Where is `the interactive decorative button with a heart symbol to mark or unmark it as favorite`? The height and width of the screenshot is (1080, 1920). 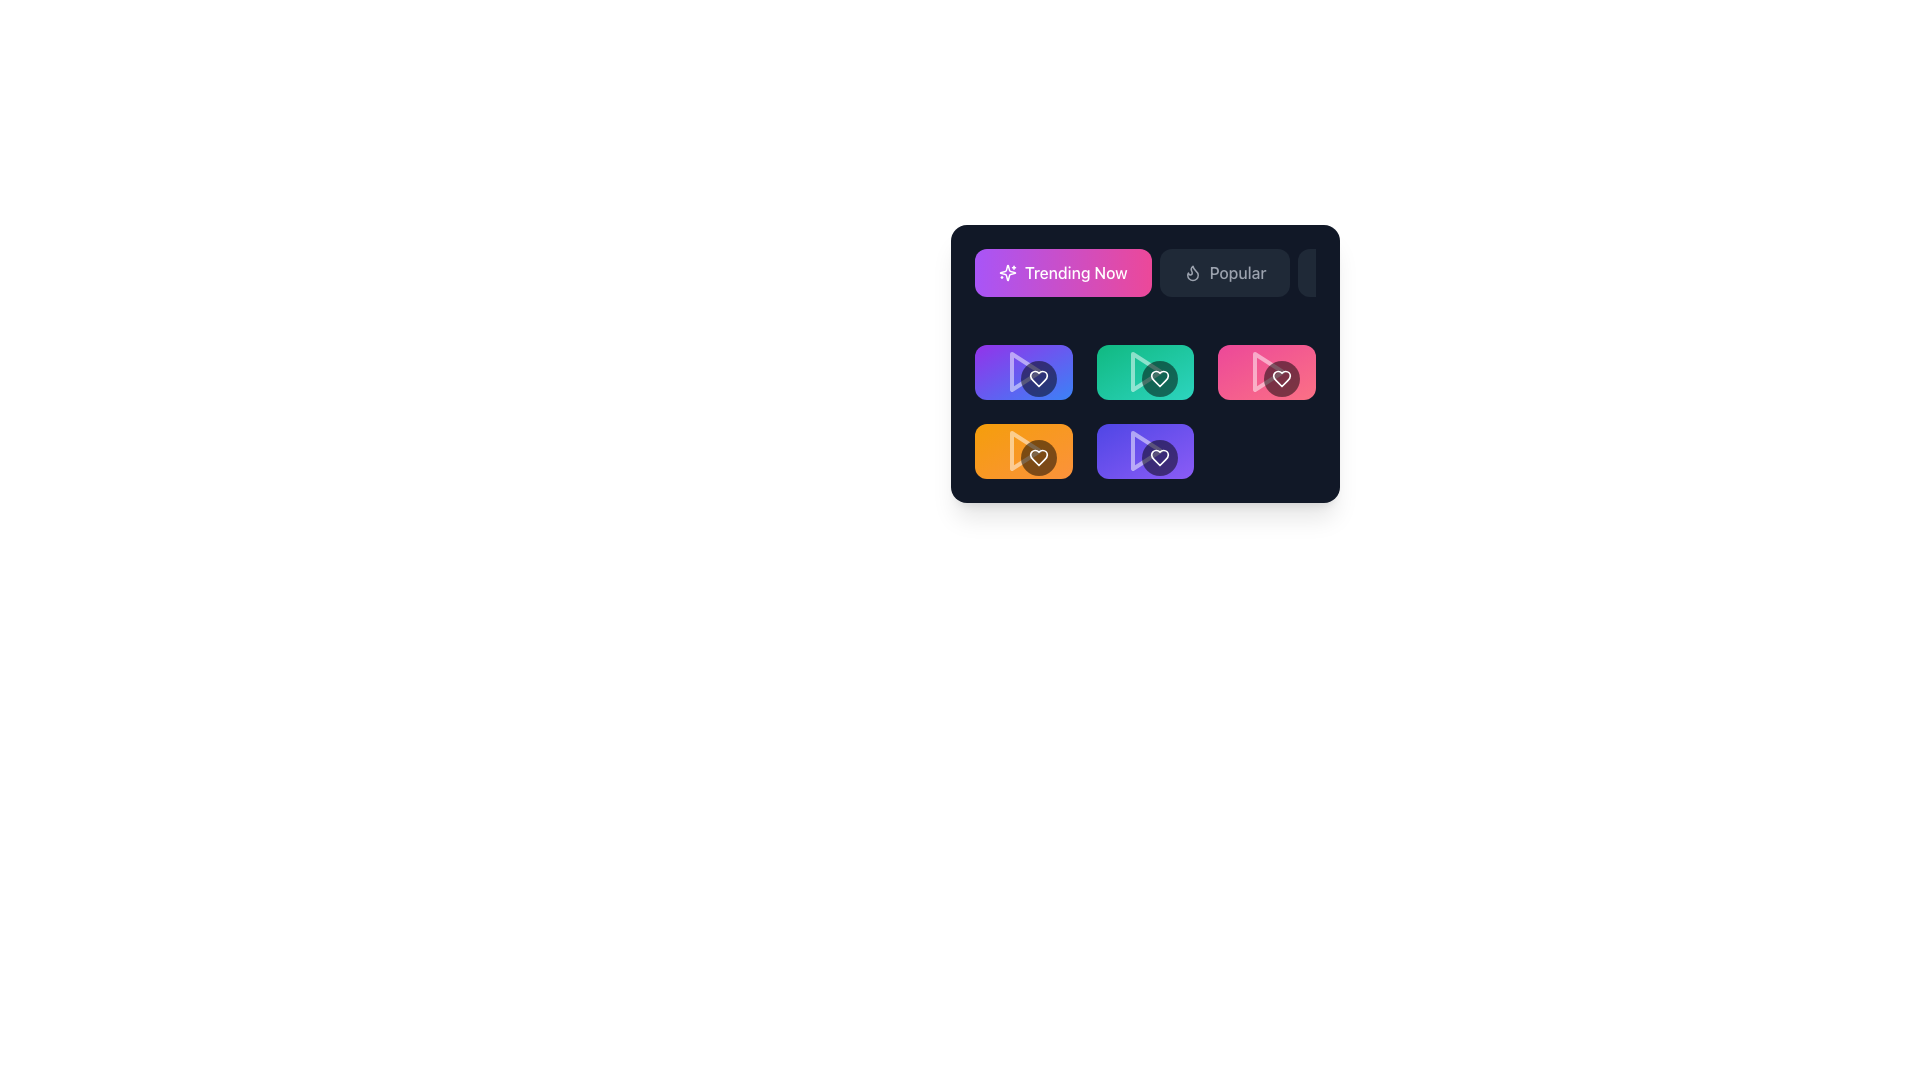
the interactive decorative button with a heart symbol to mark or unmark it as favorite is located at coordinates (1038, 378).